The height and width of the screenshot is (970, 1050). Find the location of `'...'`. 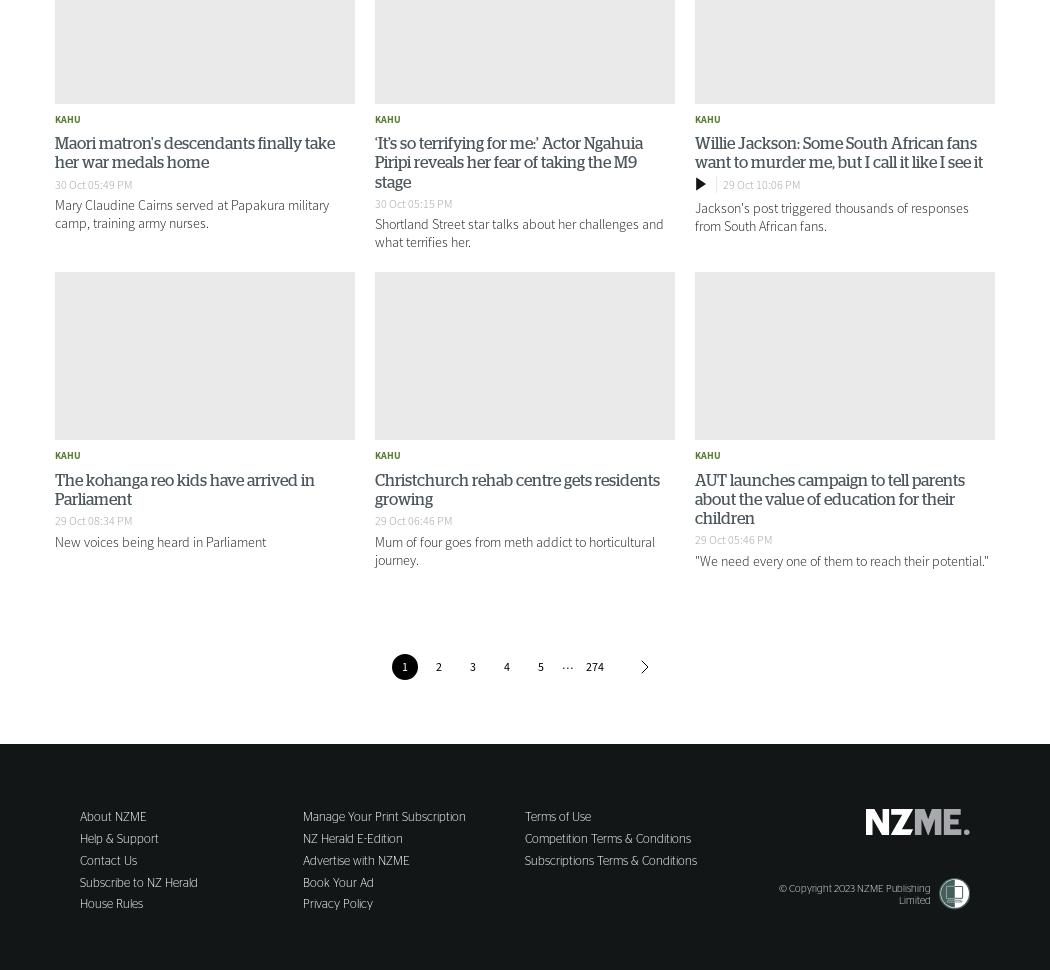

'...' is located at coordinates (567, 661).